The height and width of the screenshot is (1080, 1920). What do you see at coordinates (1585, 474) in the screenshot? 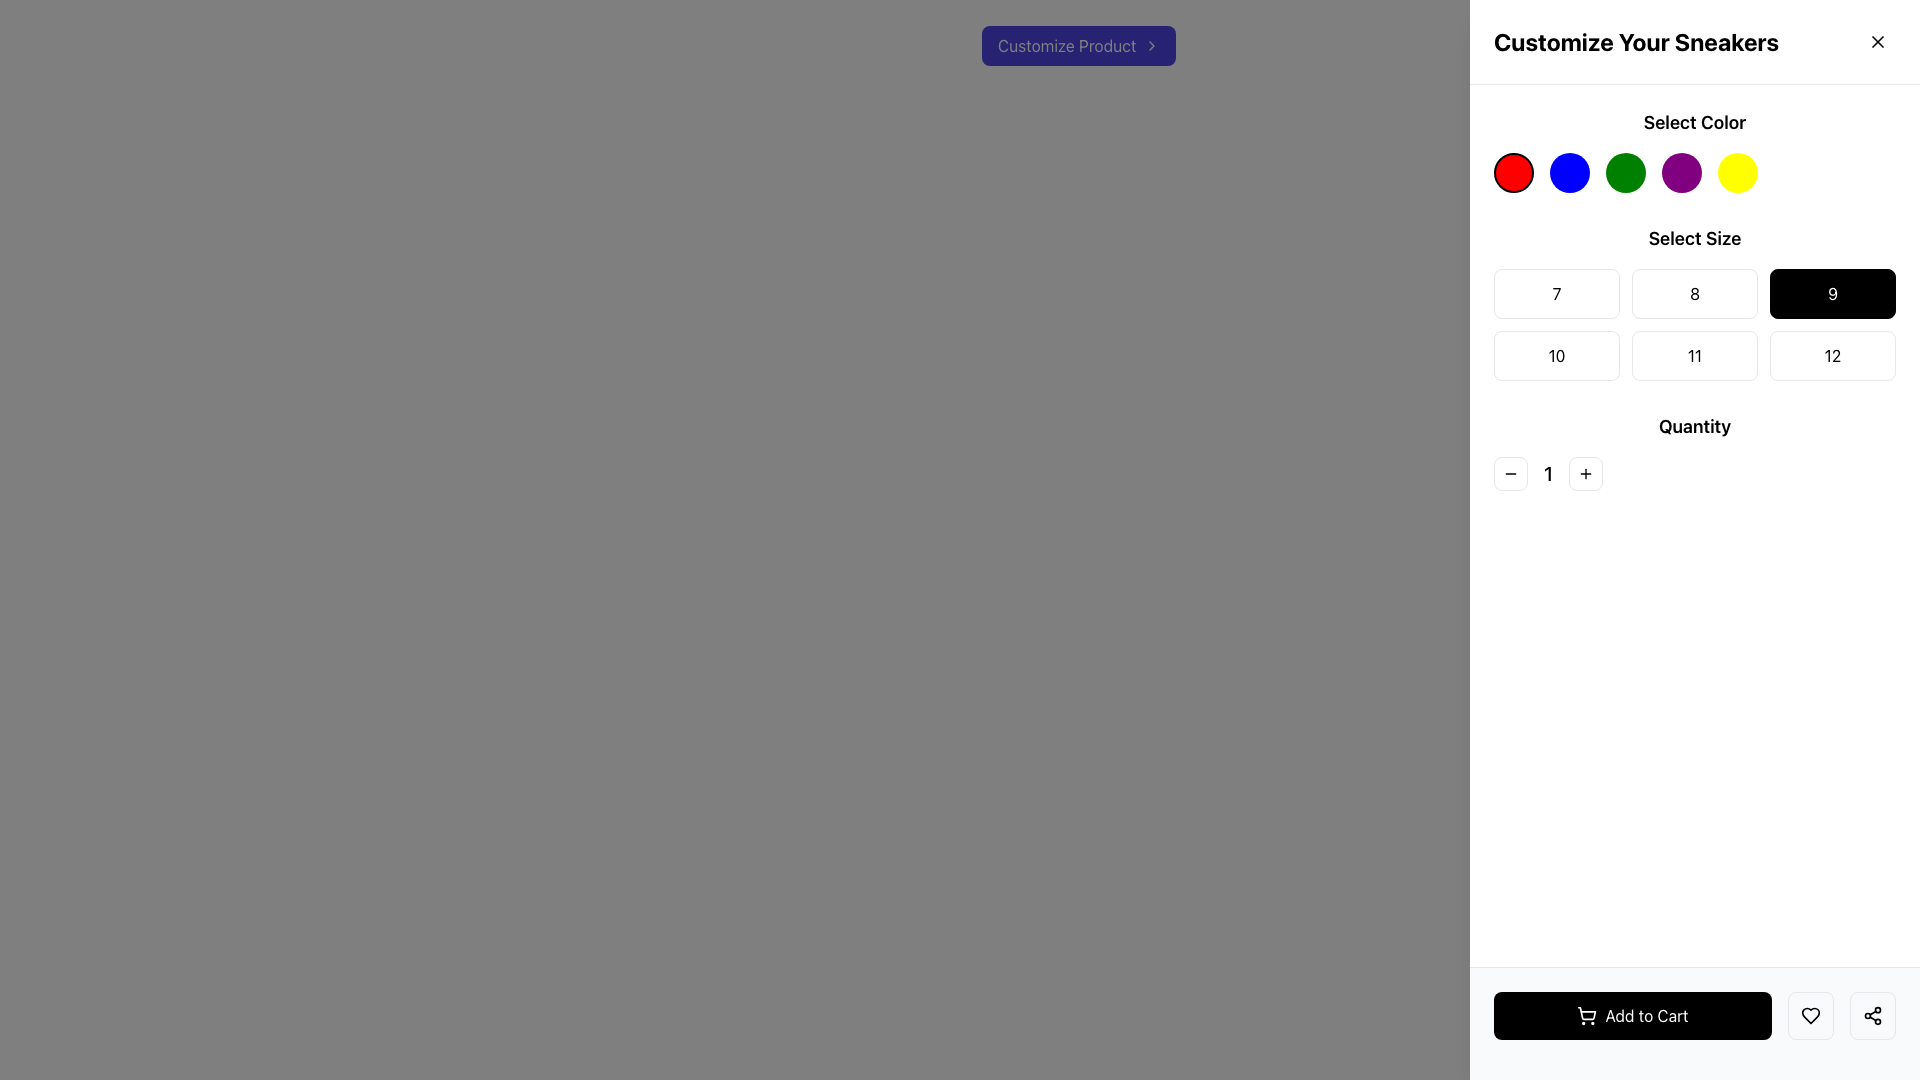
I see `the Increment Button, which is a small square button with a '+' icon, located in the 'Quantity' group towards the bottom-right of the interface` at bounding box center [1585, 474].